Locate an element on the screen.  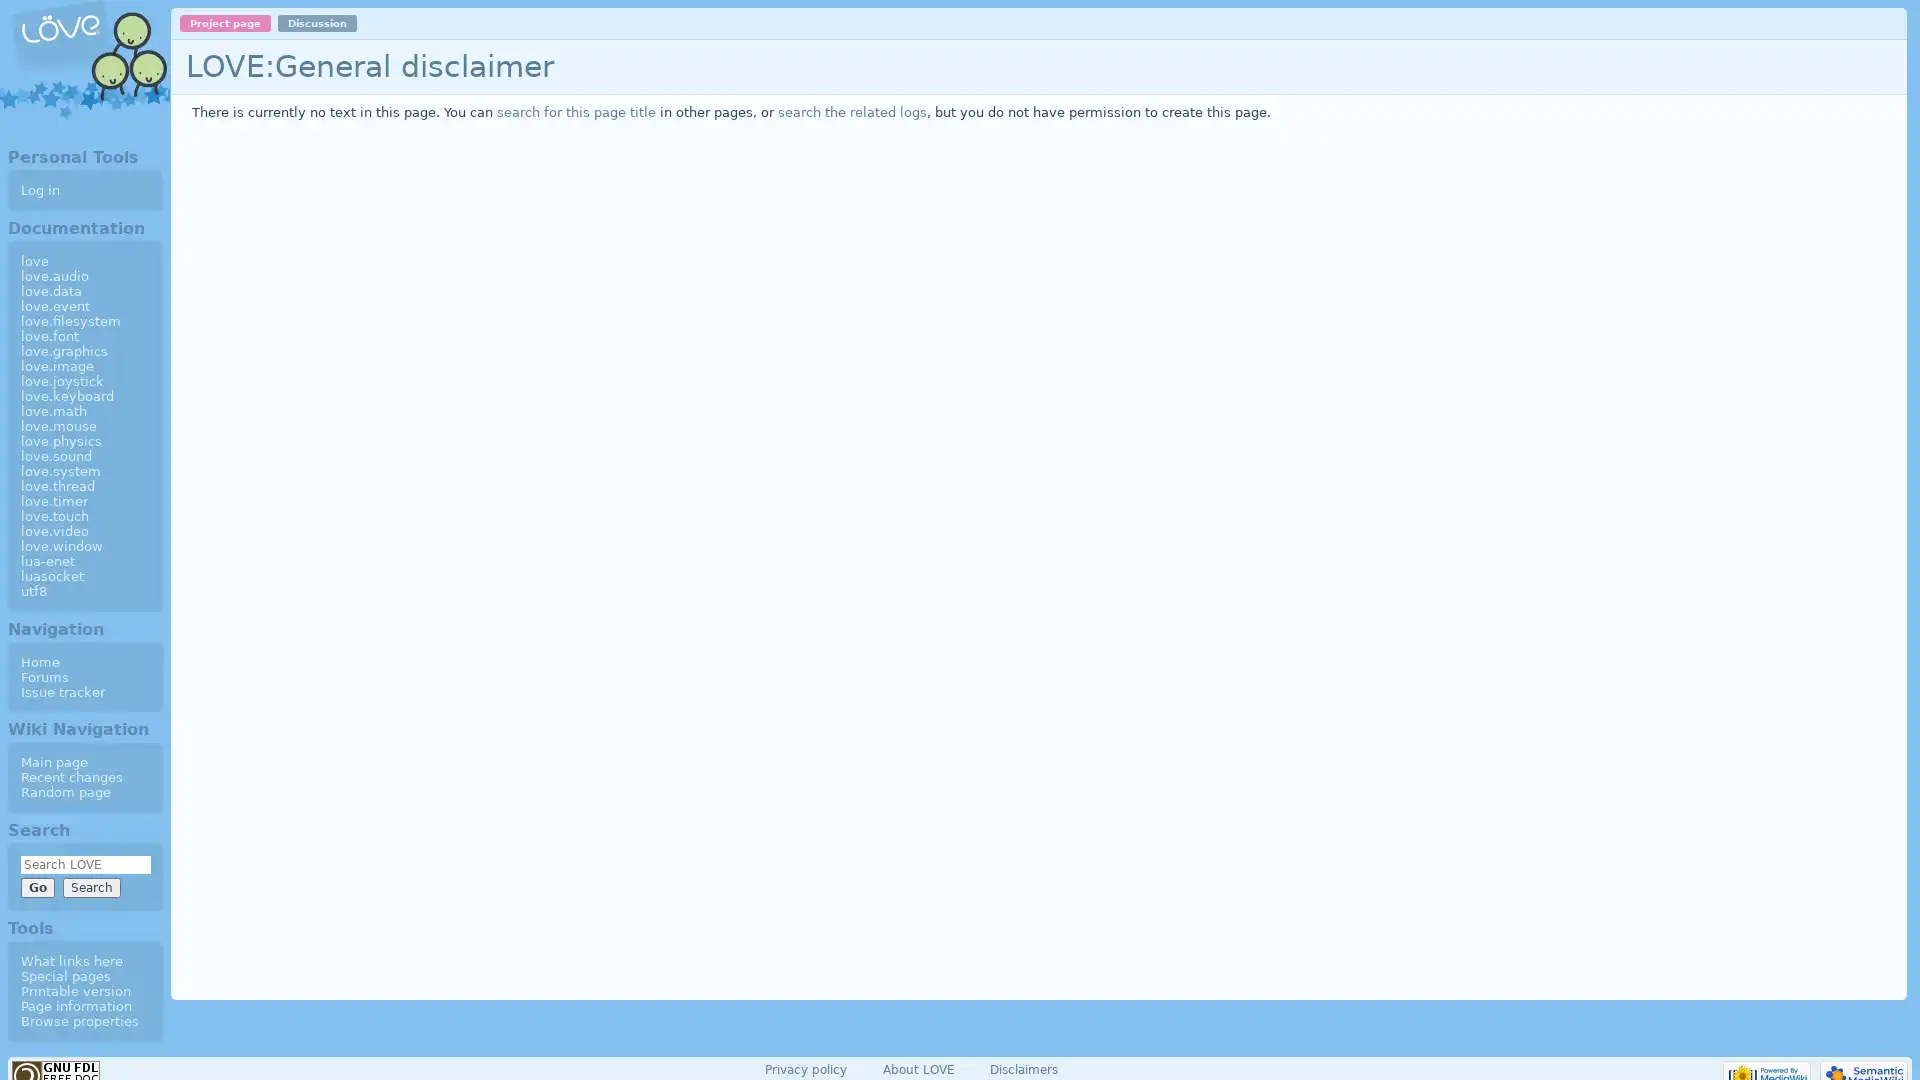
Search is located at coordinates (90, 886).